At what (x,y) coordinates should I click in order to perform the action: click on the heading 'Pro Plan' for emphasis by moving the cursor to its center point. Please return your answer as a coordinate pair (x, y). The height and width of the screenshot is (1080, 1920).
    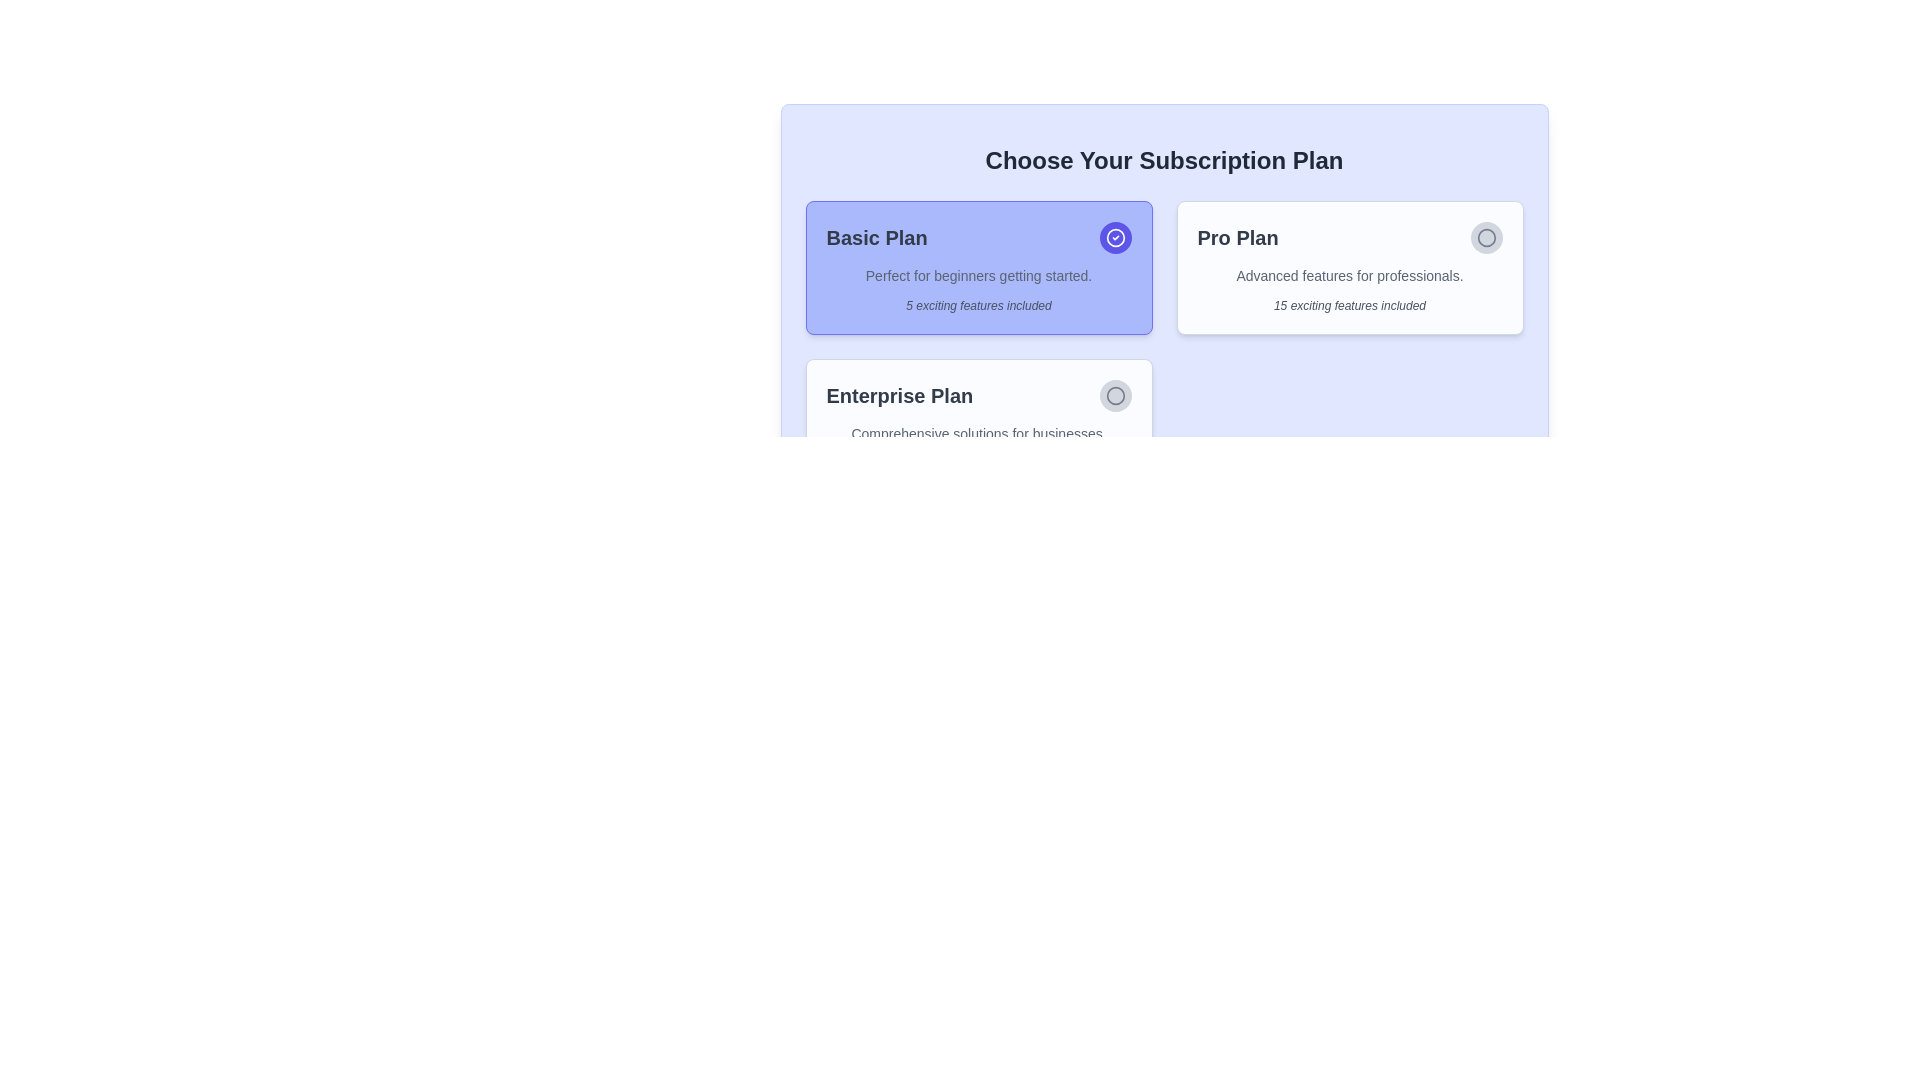
    Looking at the image, I should click on (1349, 237).